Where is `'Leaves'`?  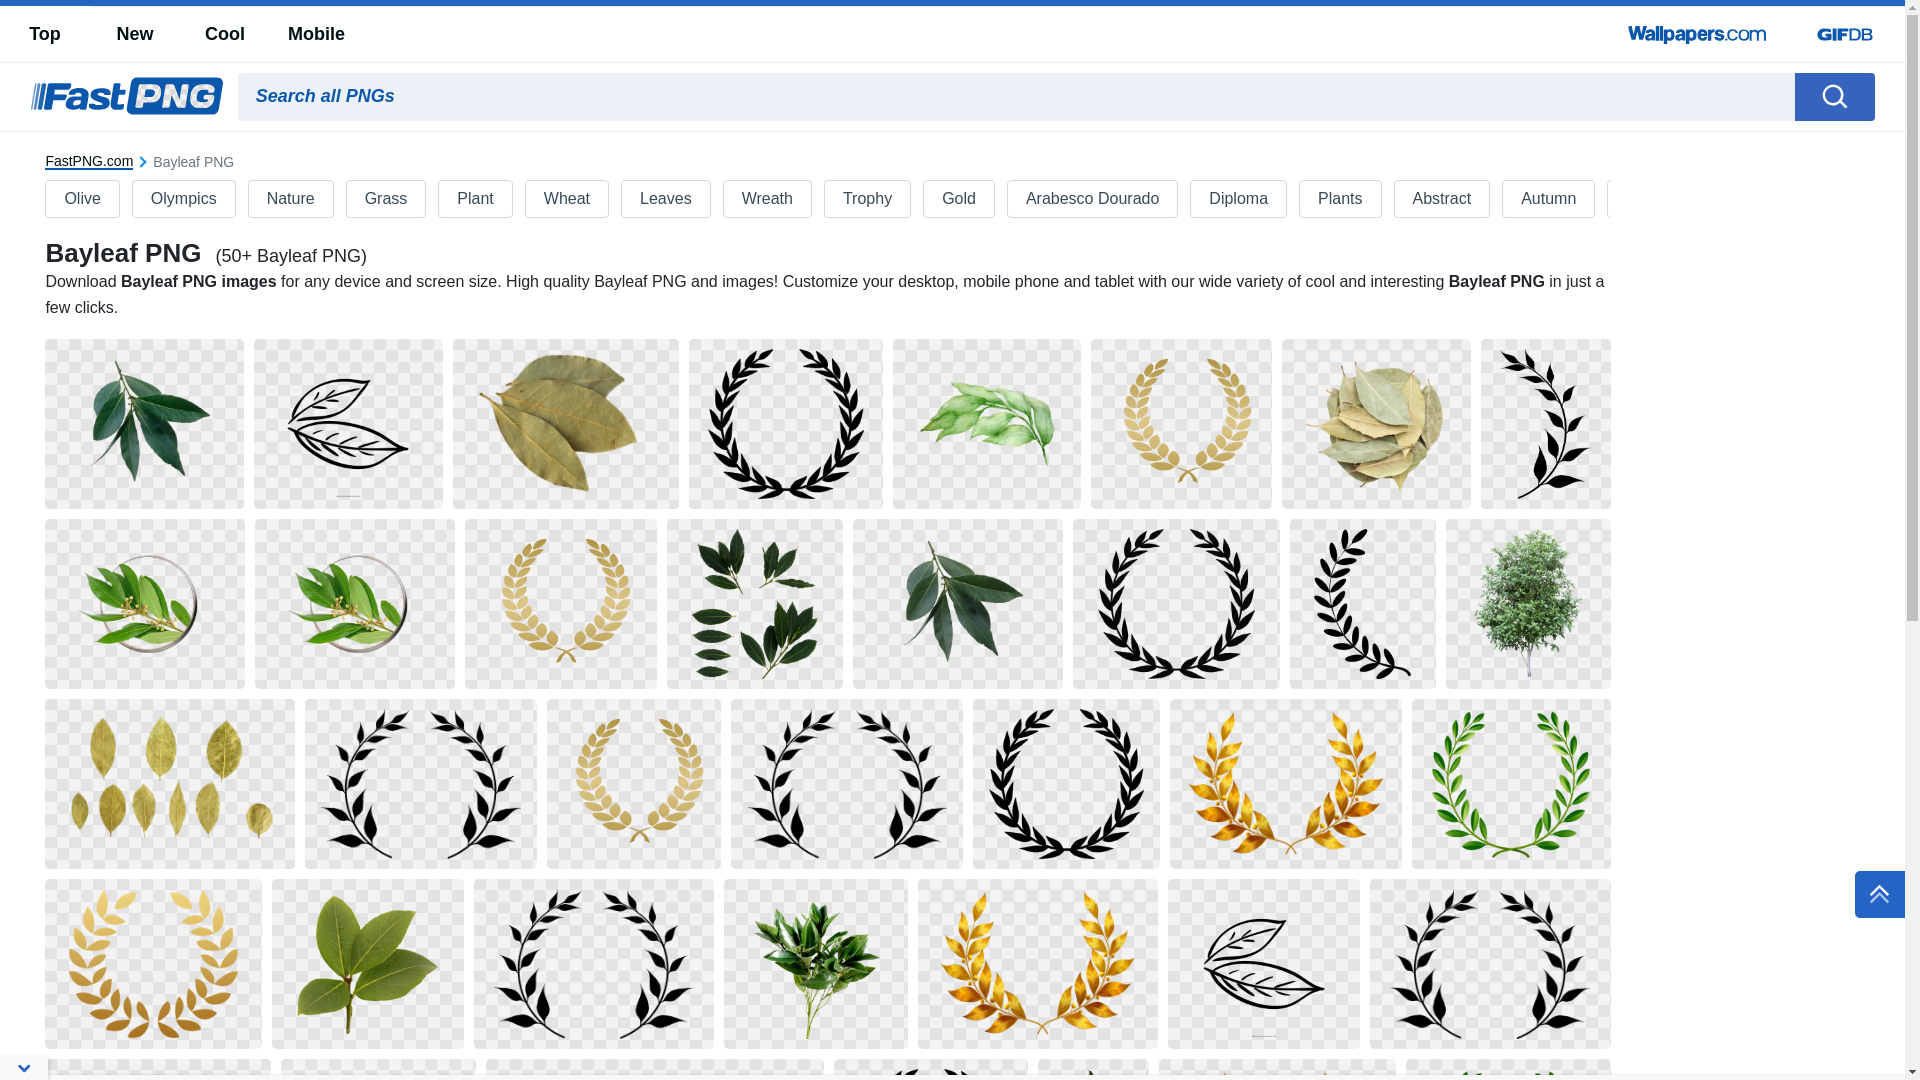
'Leaves' is located at coordinates (666, 199).